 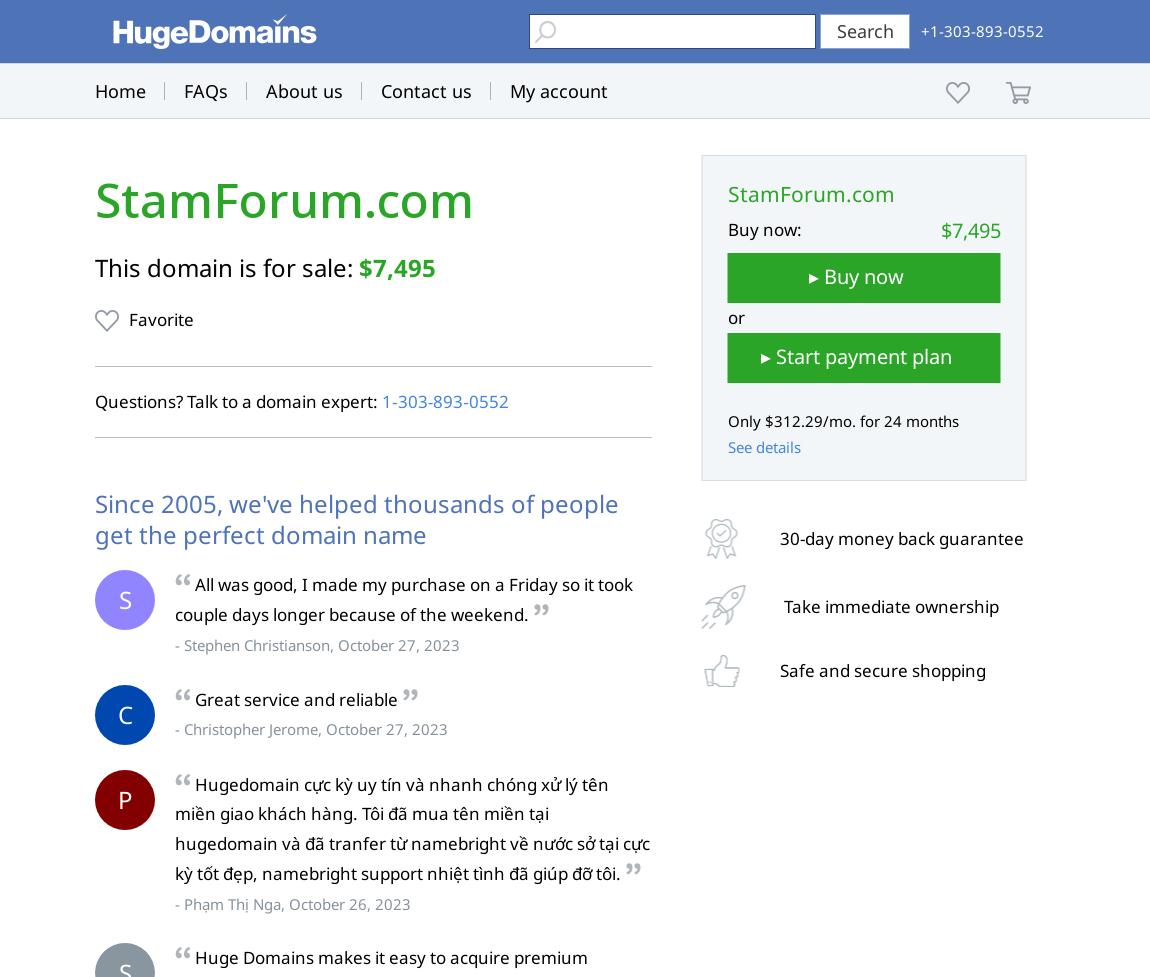 I want to click on 'My account', so click(x=559, y=90).